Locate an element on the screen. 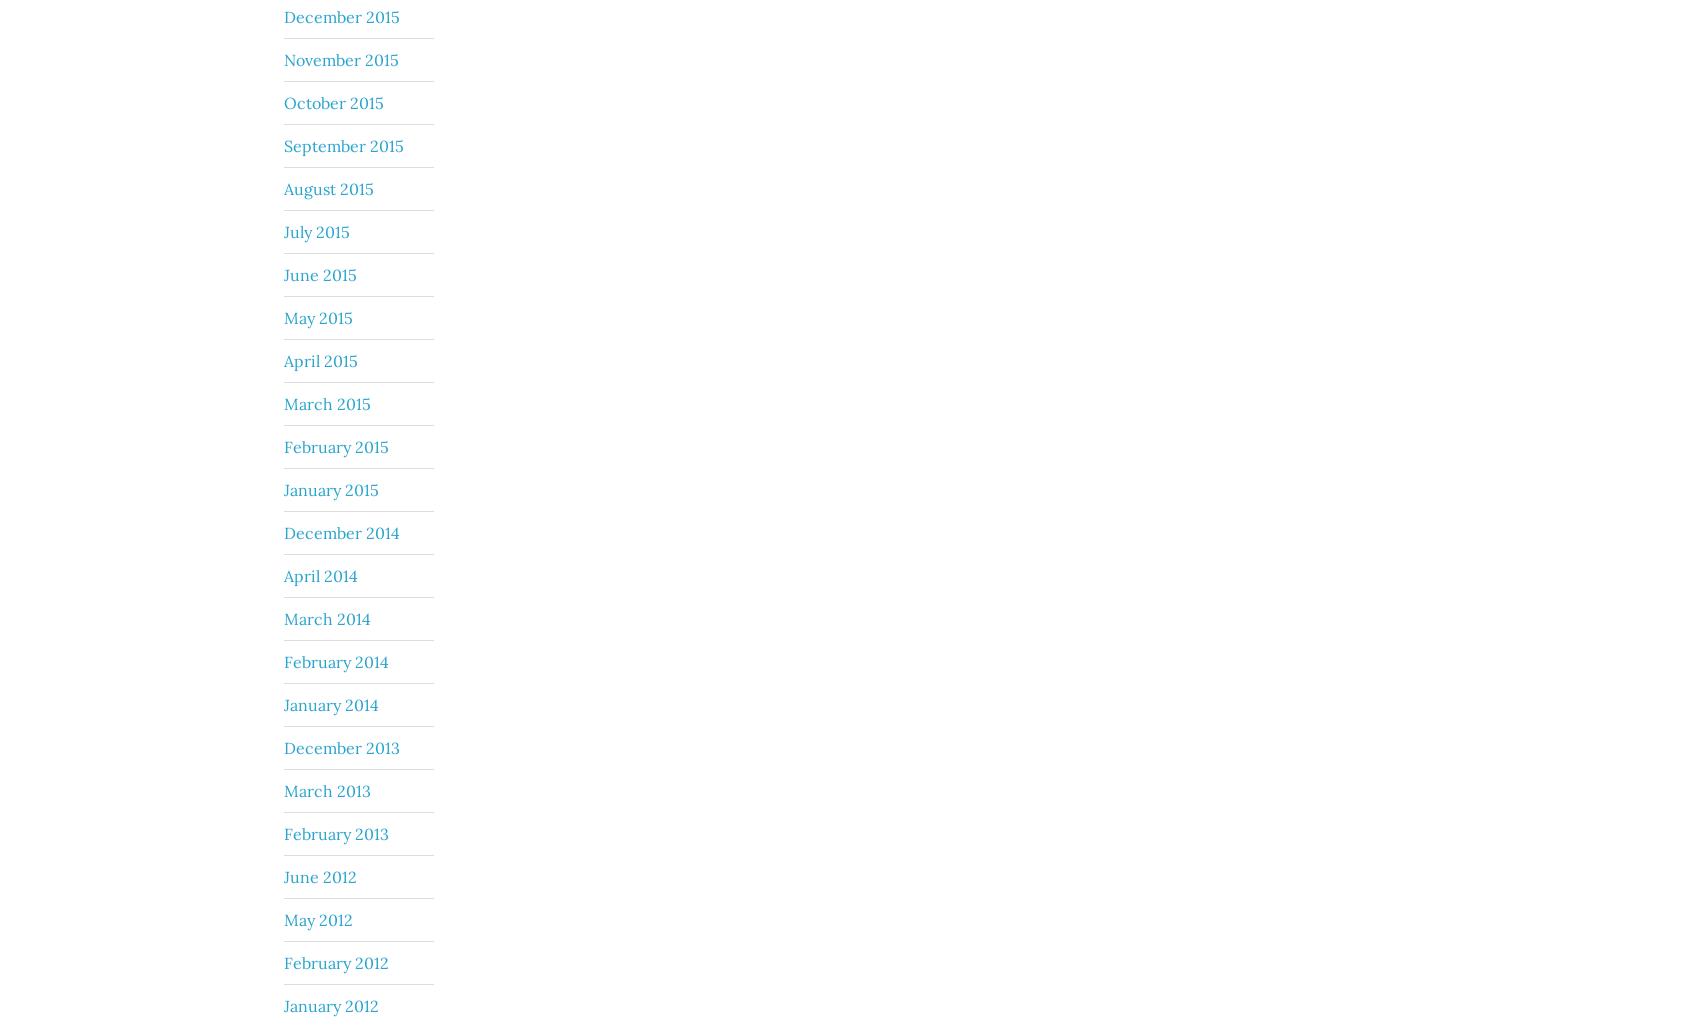 This screenshot has width=1708, height=1027. 'November 2015' is located at coordinates (341, 57).